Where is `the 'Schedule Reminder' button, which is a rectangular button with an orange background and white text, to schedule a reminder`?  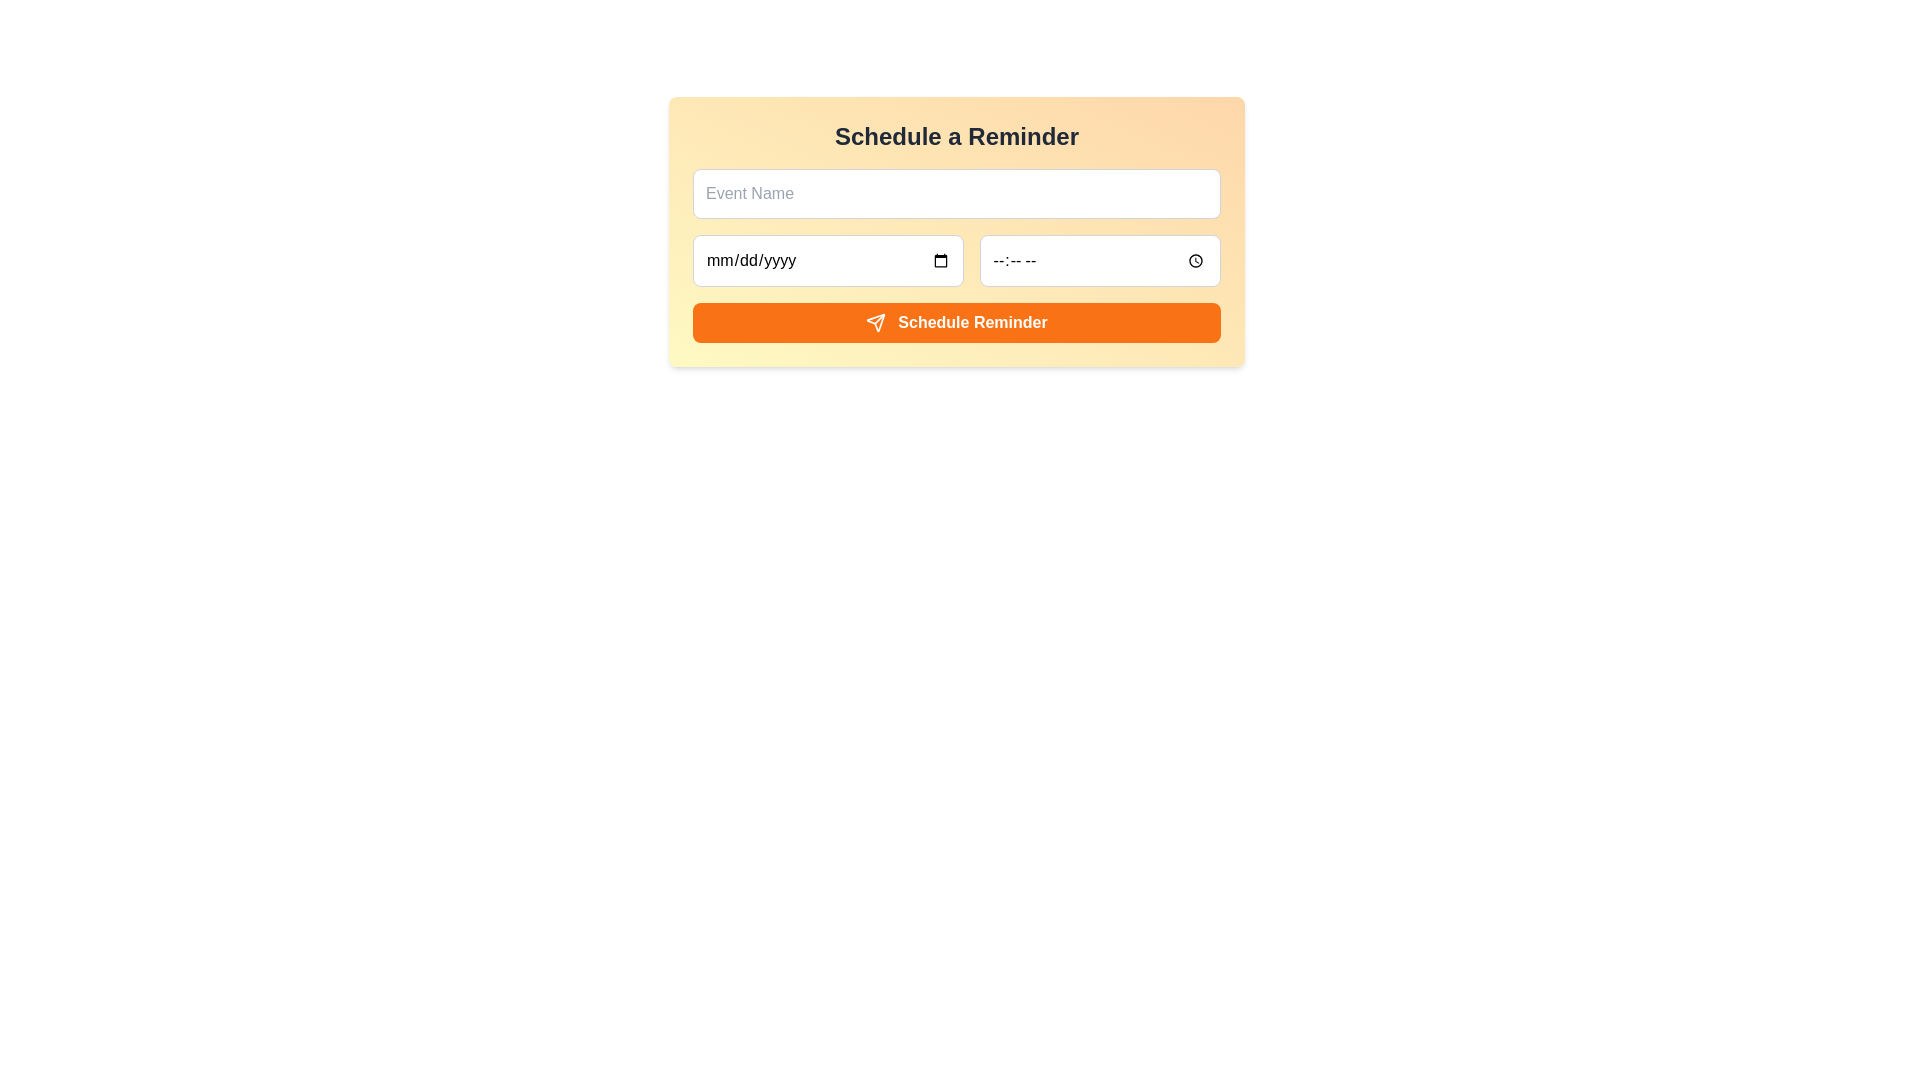 the 'Schedule Reminder' button, which is a rectangular button with an orange background and white text, to schedule a reminder is located at coordinates (955, 322).